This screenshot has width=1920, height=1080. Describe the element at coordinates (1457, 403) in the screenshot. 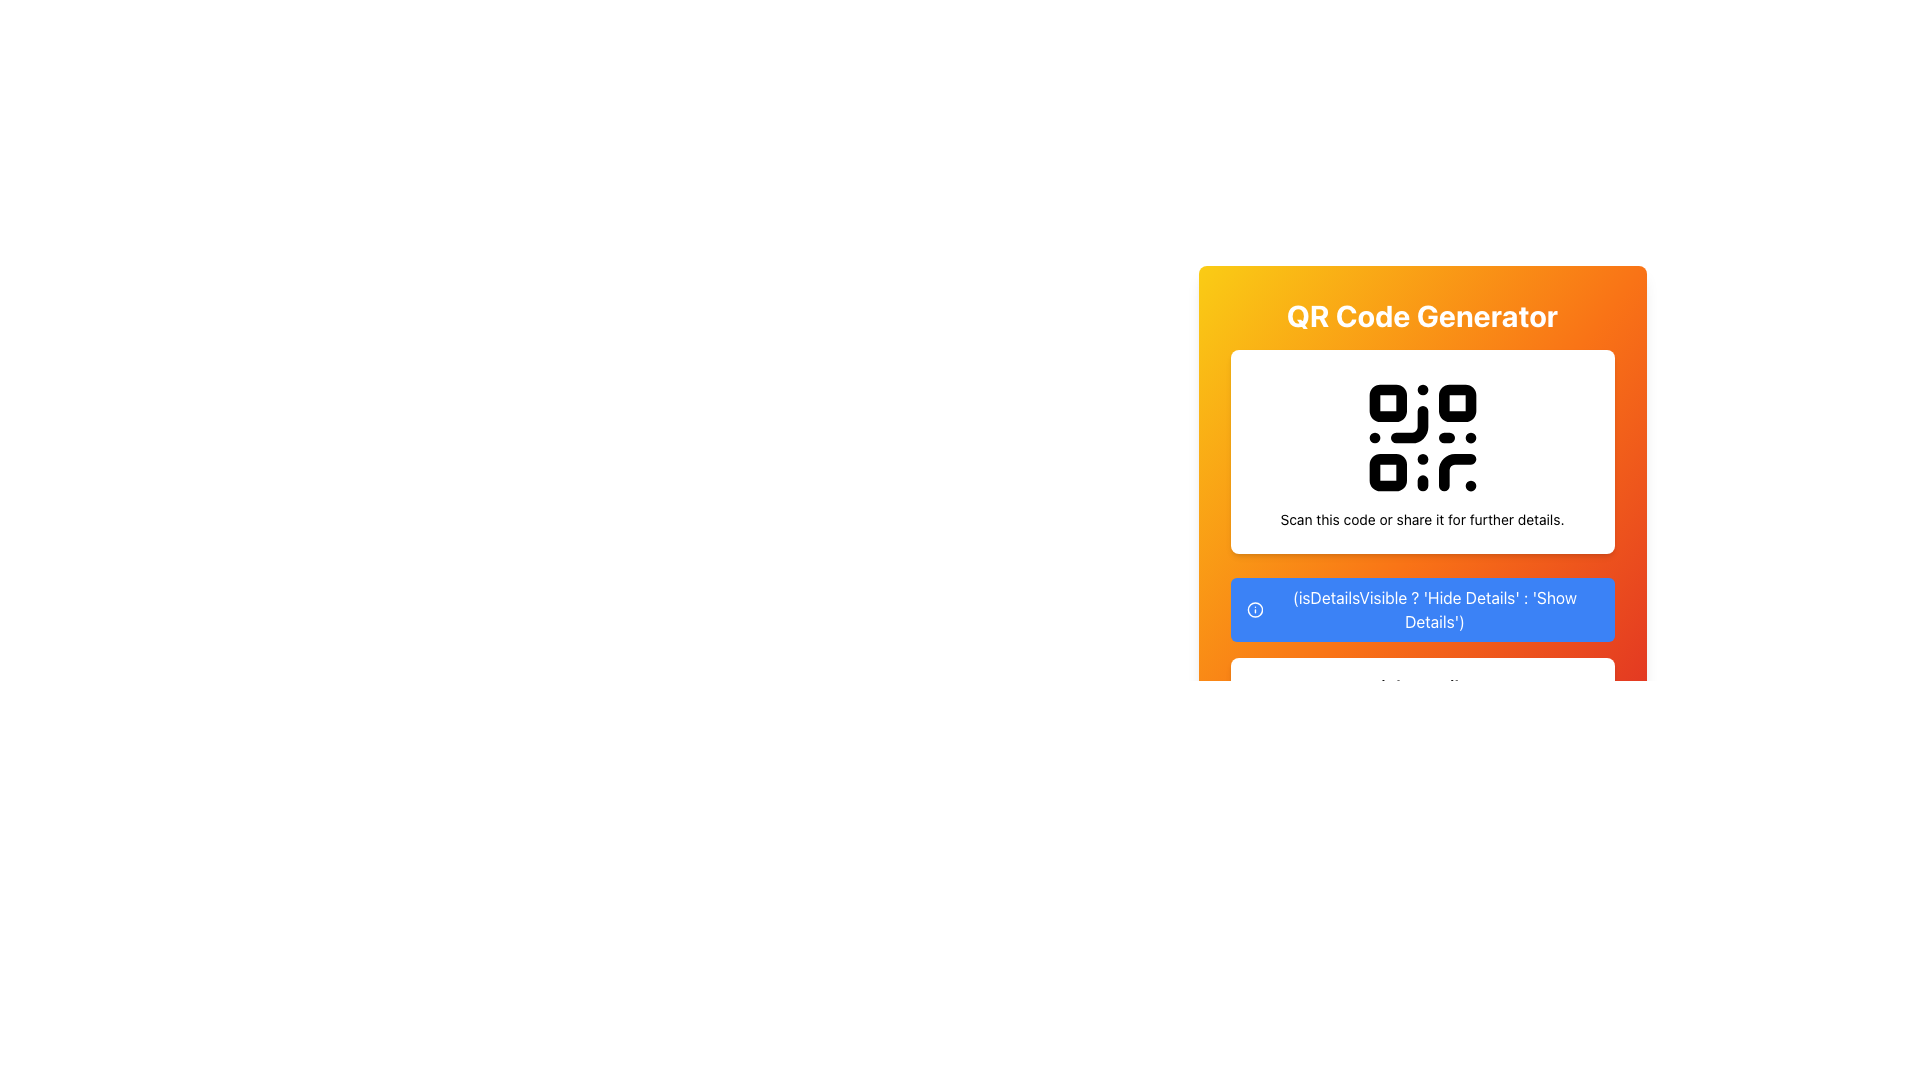

I see `the small, solid square shape located in the top-right corner of the QR code, which is black-filled with rounded corners` at that location.